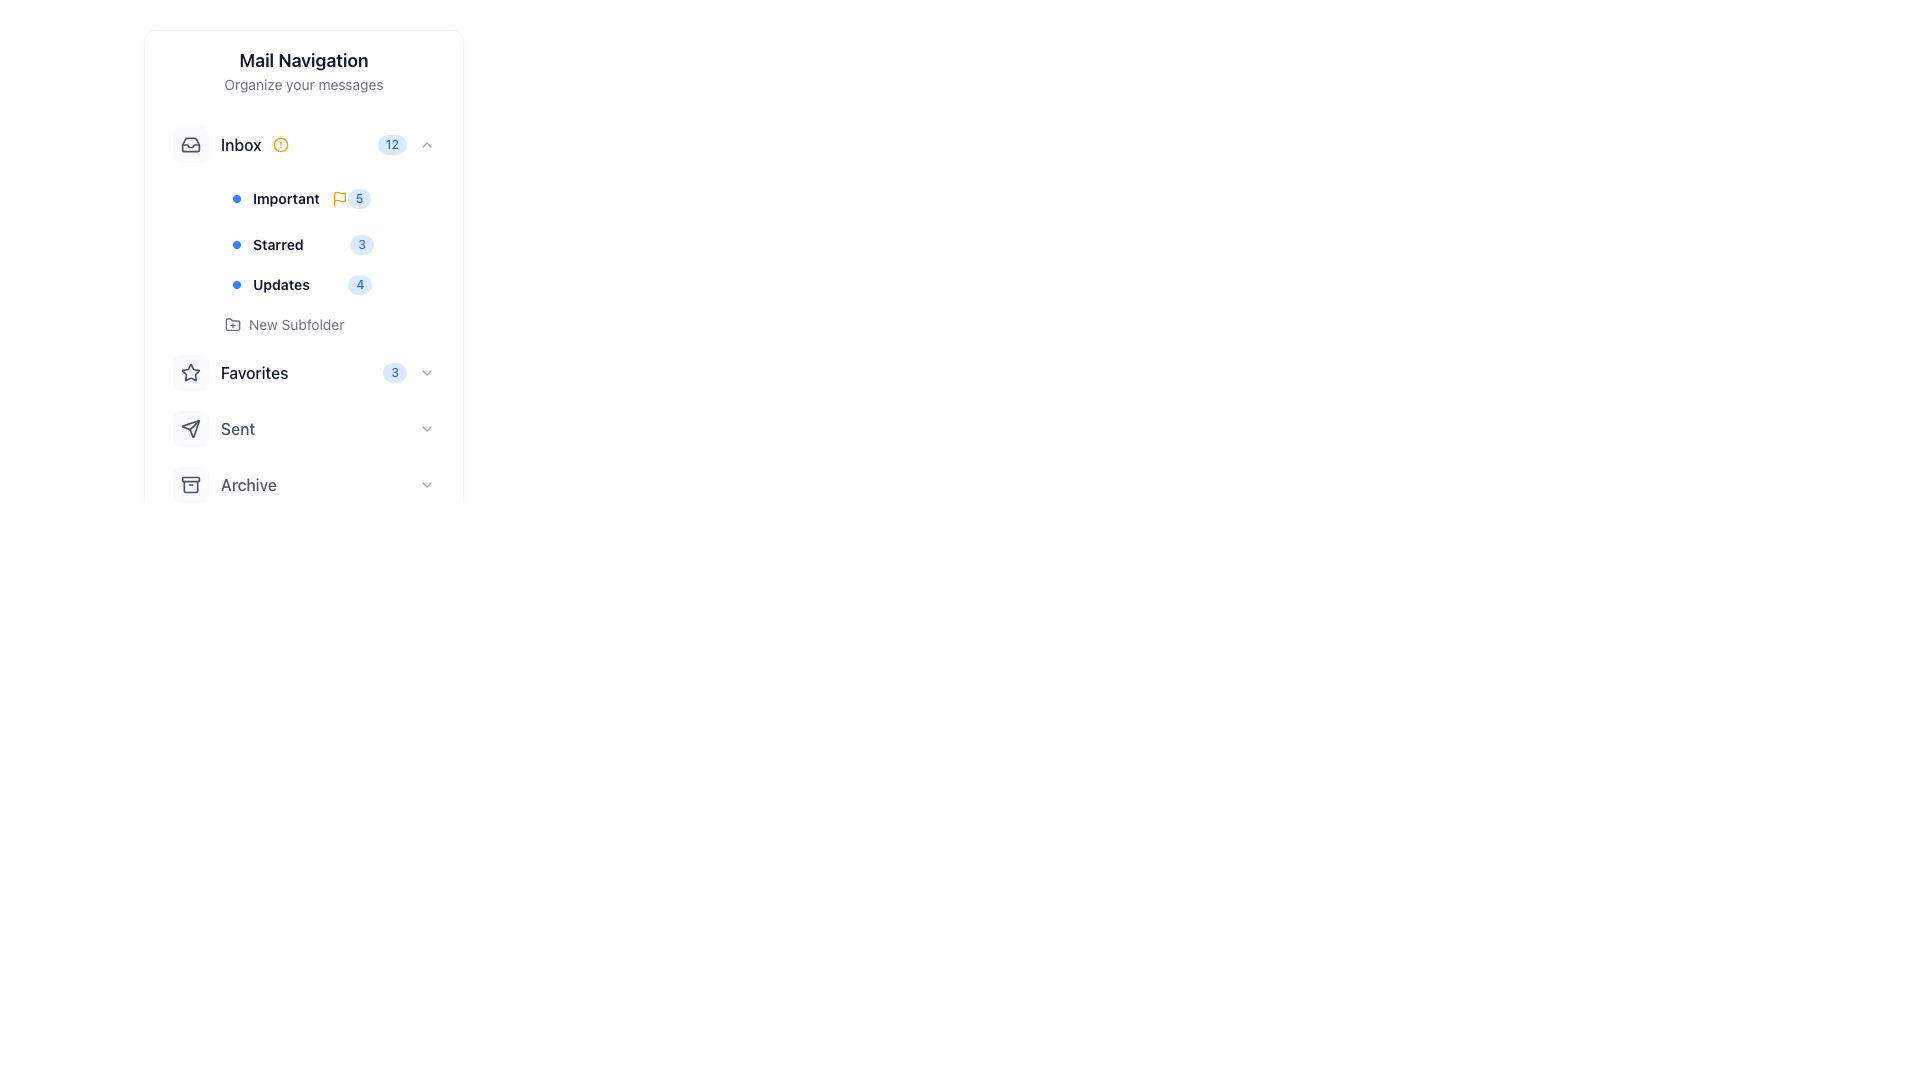 The image size is (1920, 1080). What do you see at coordinates (240, 144) in the screenshot?
I see `the 'Inbox' label in the 'Mail Navigation' section, which indicates the section for incoming messages` at bounding box center [240, 144].